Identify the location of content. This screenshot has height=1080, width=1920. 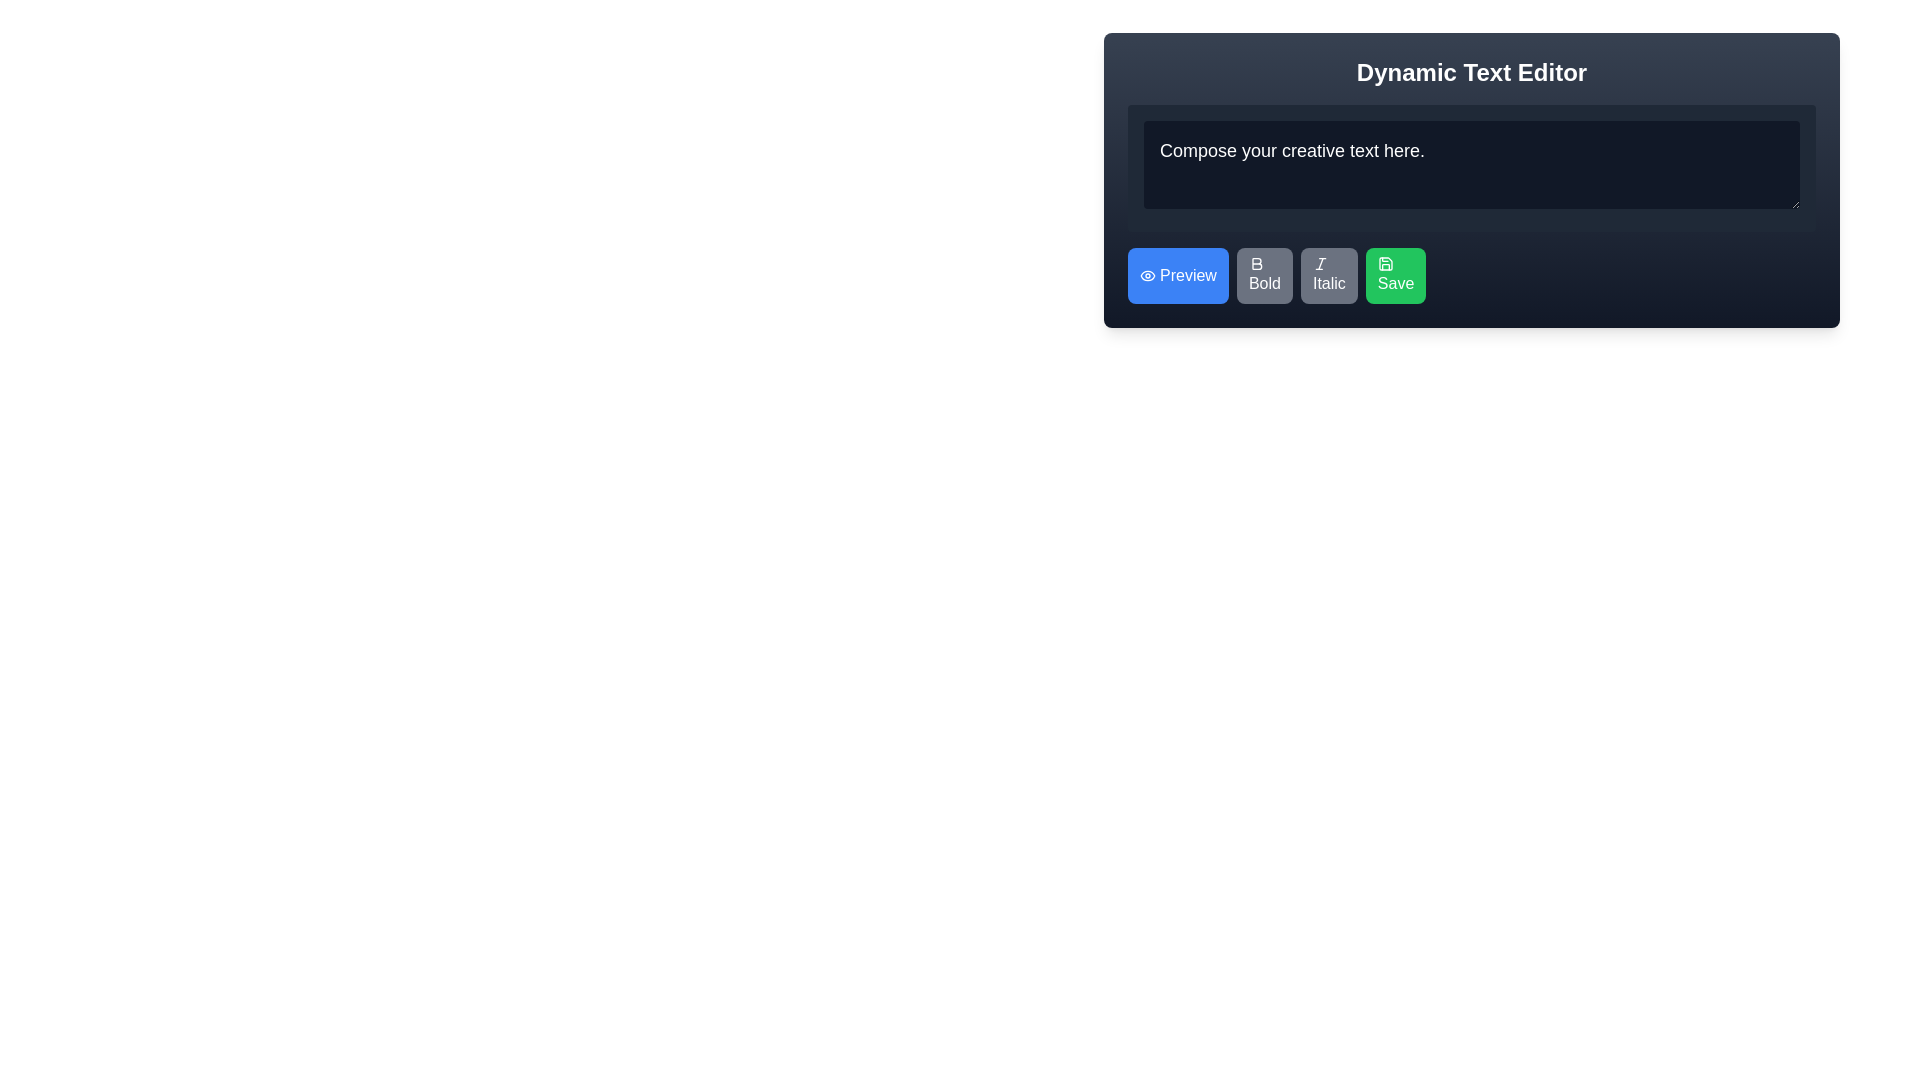
(1472, 204).